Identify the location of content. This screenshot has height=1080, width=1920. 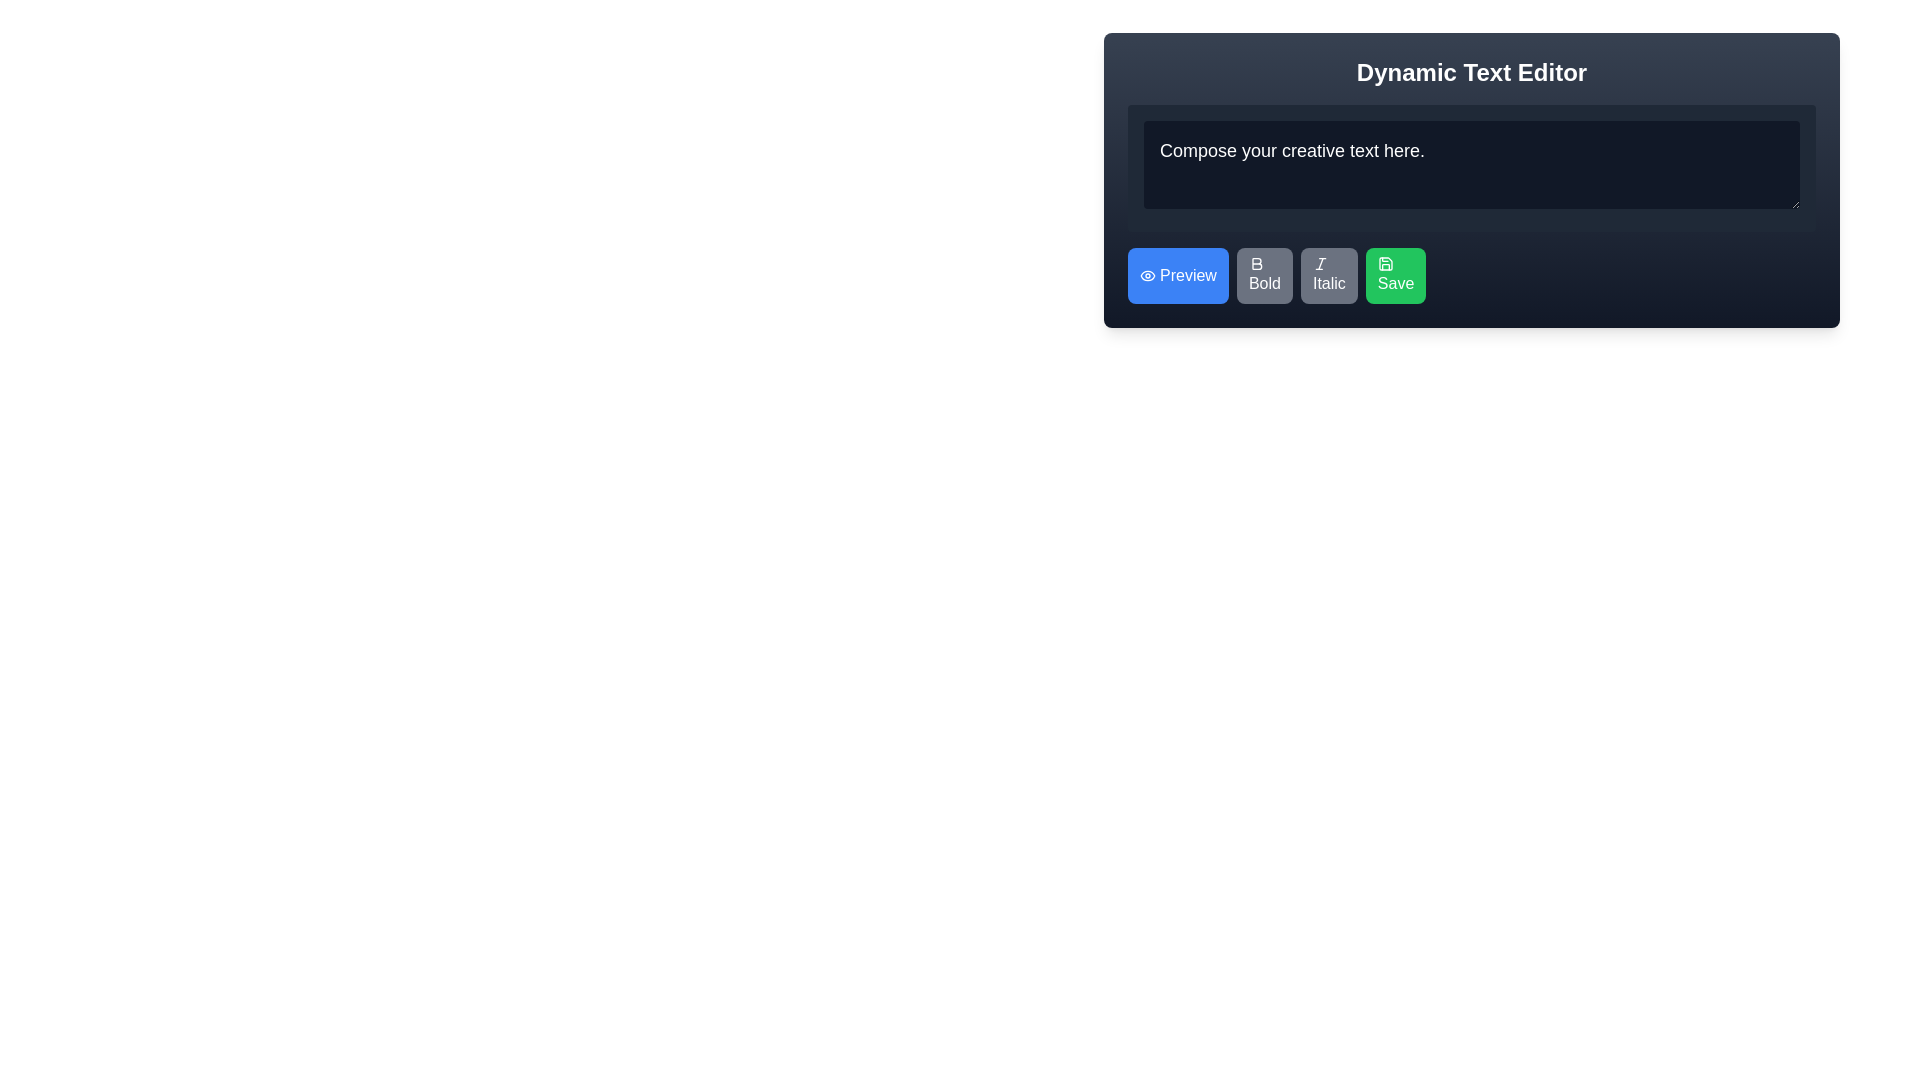
(1472, 204).